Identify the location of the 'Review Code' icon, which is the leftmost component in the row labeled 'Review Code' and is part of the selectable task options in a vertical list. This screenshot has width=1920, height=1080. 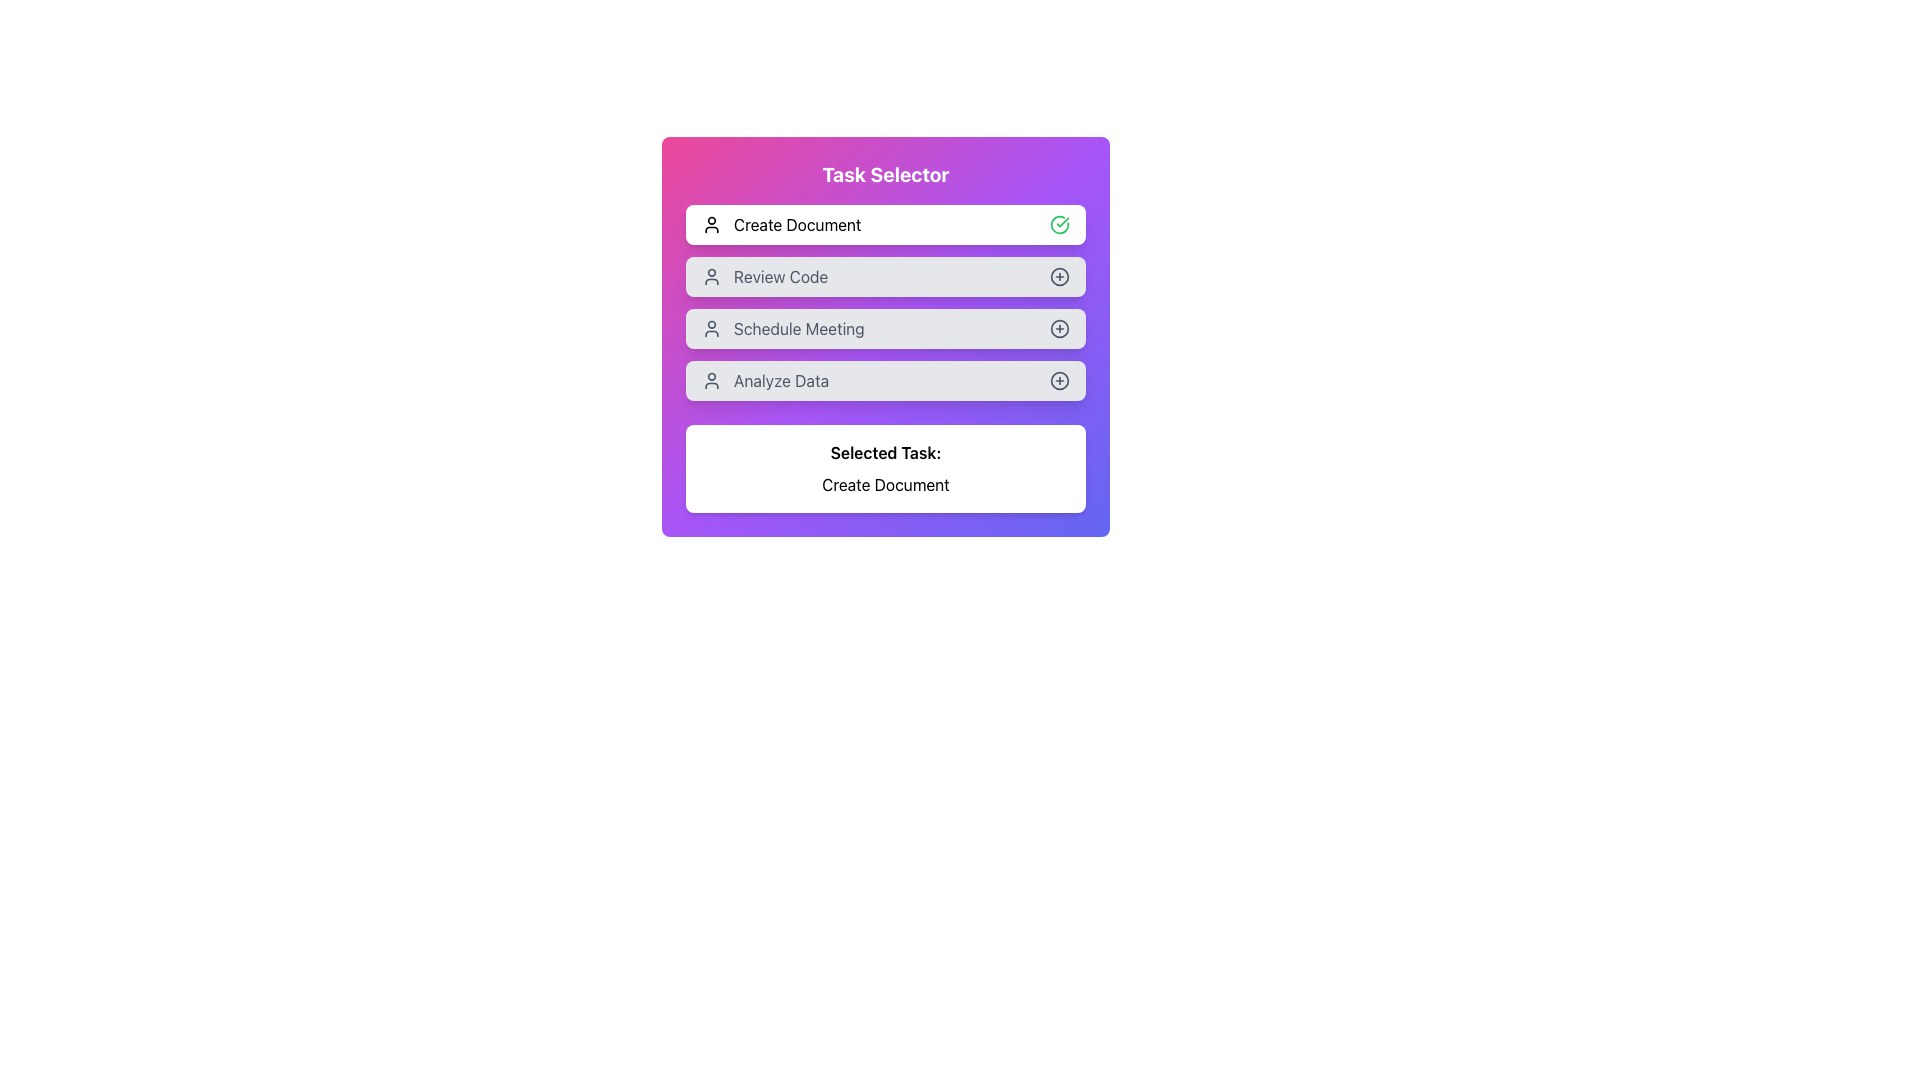
(711, 277).